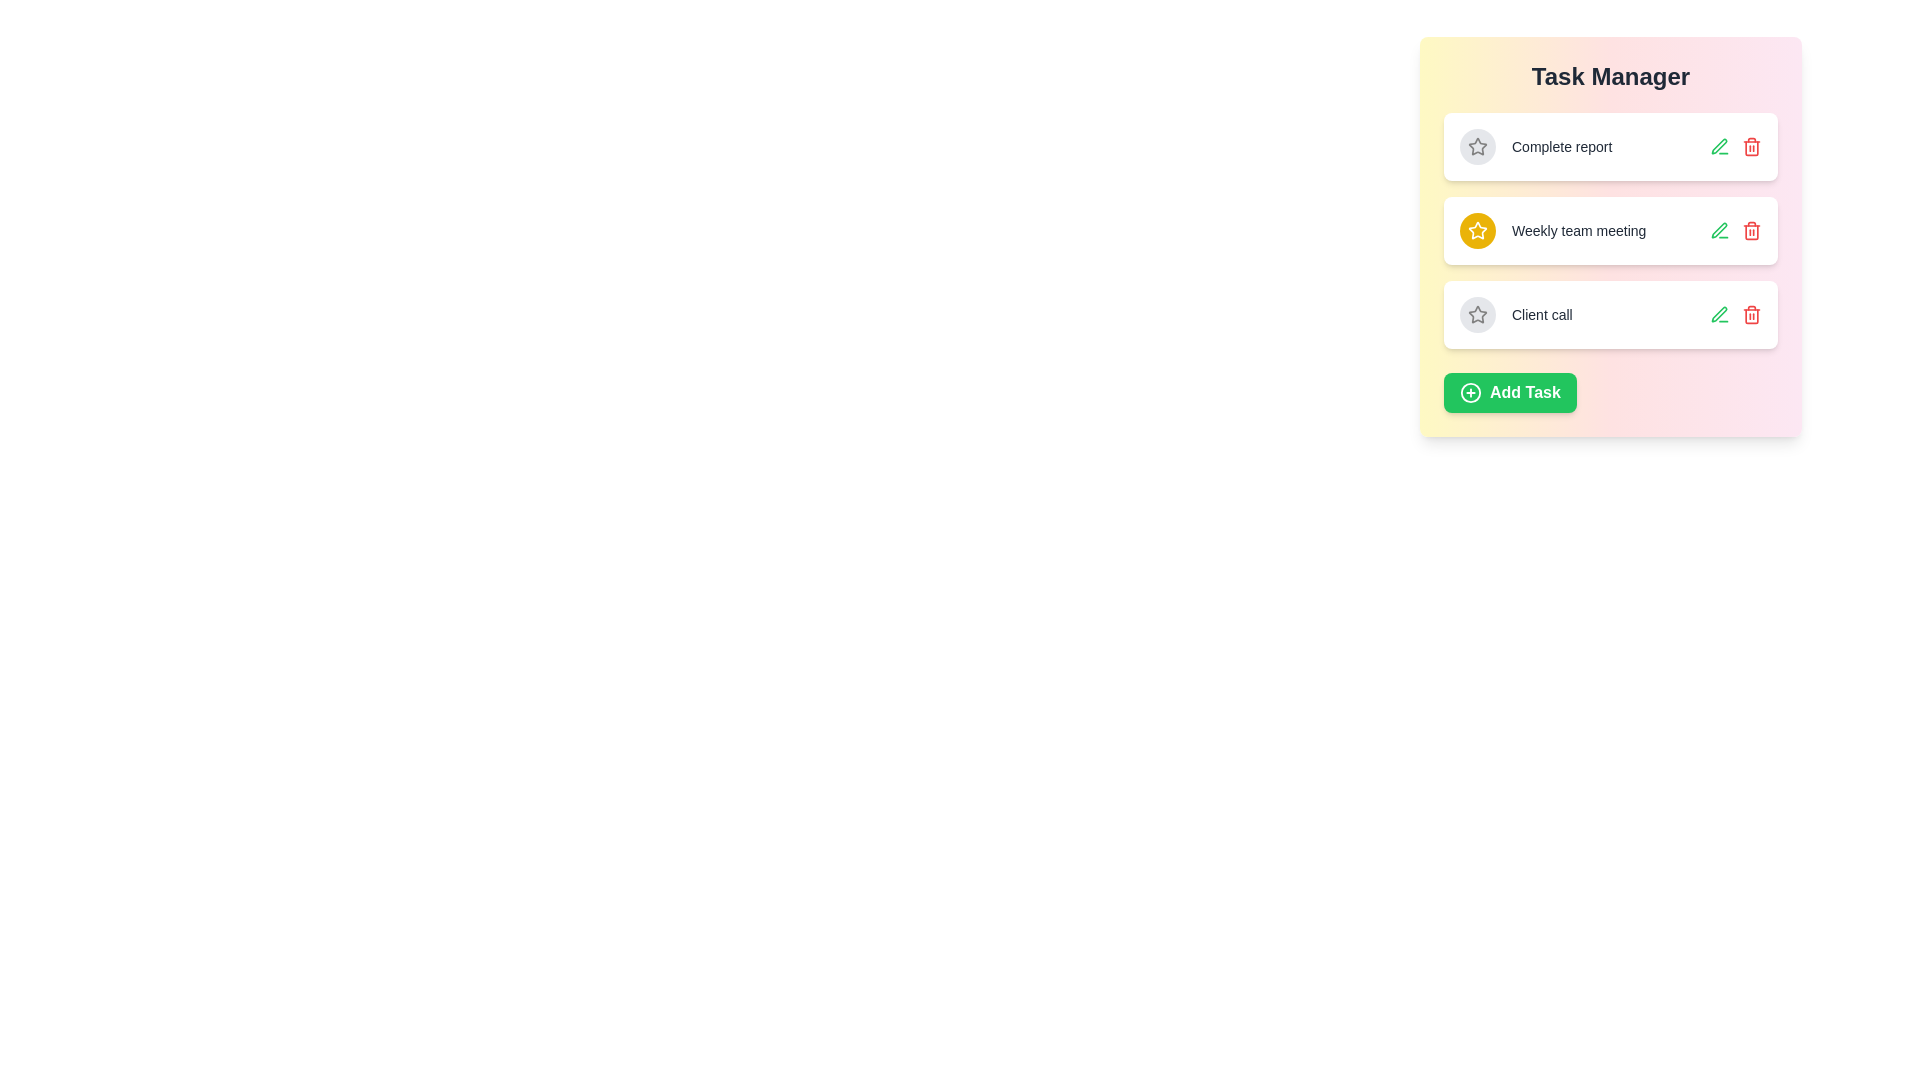  Describe the element at coordinates (1751, 315) in the screenshot. I see `the trash icon of the task titled 'Client call' to delete it` at that location.